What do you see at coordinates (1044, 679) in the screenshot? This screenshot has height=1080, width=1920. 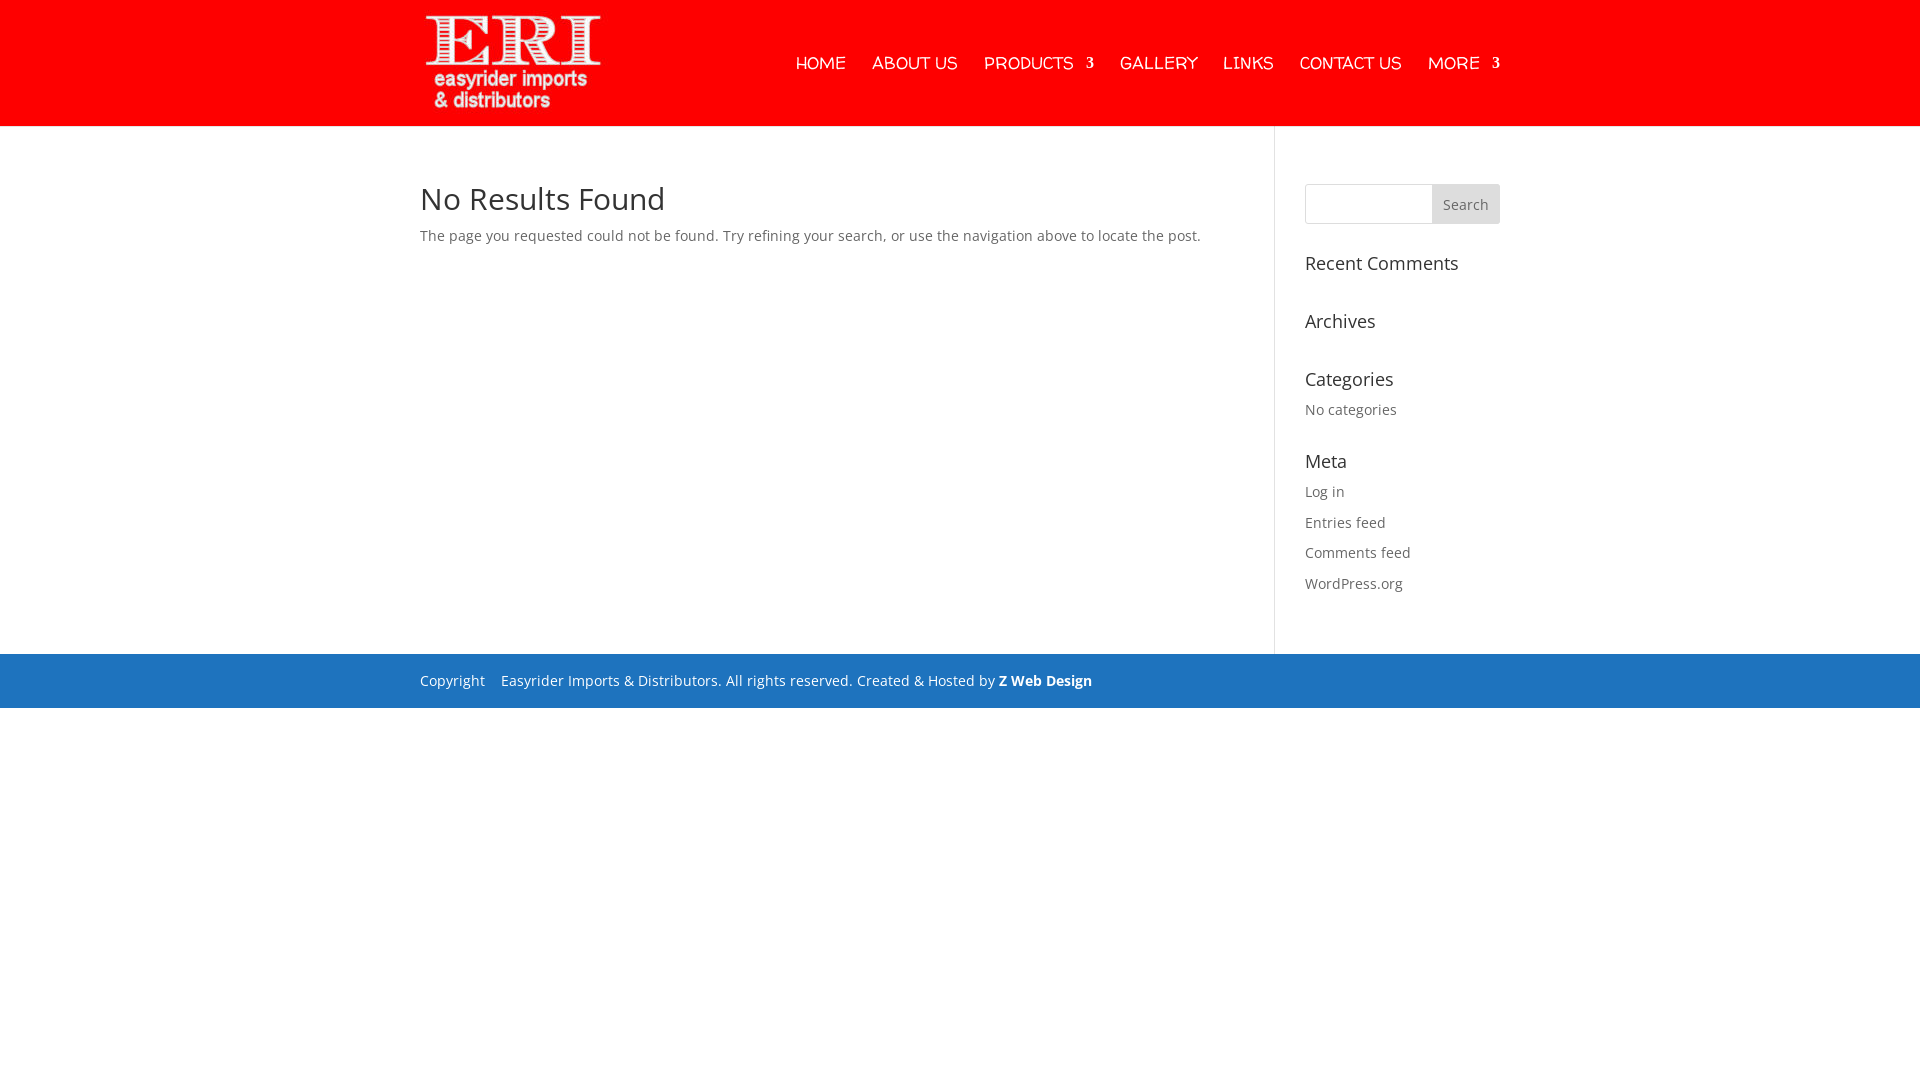 I see `'Z Web Design'` at bounding box center [1044, 679].